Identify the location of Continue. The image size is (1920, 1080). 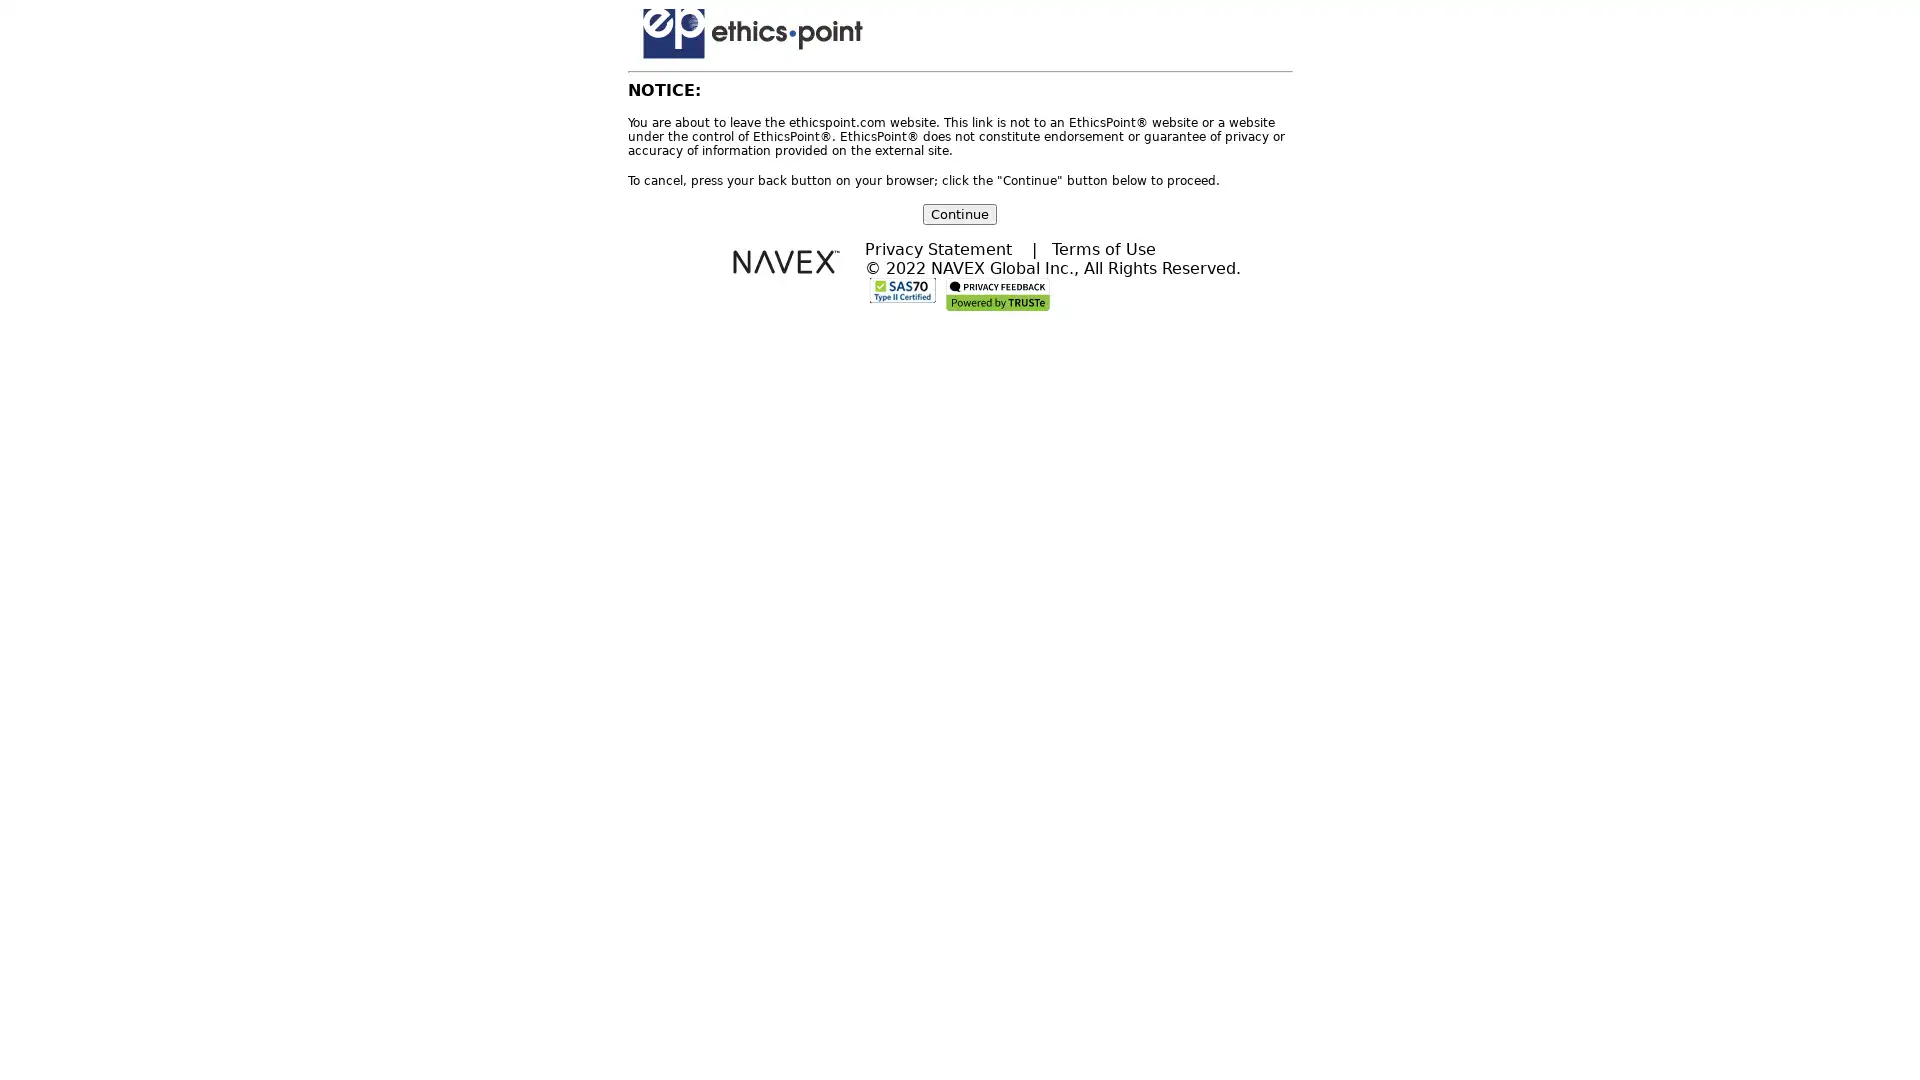
(960, 214).